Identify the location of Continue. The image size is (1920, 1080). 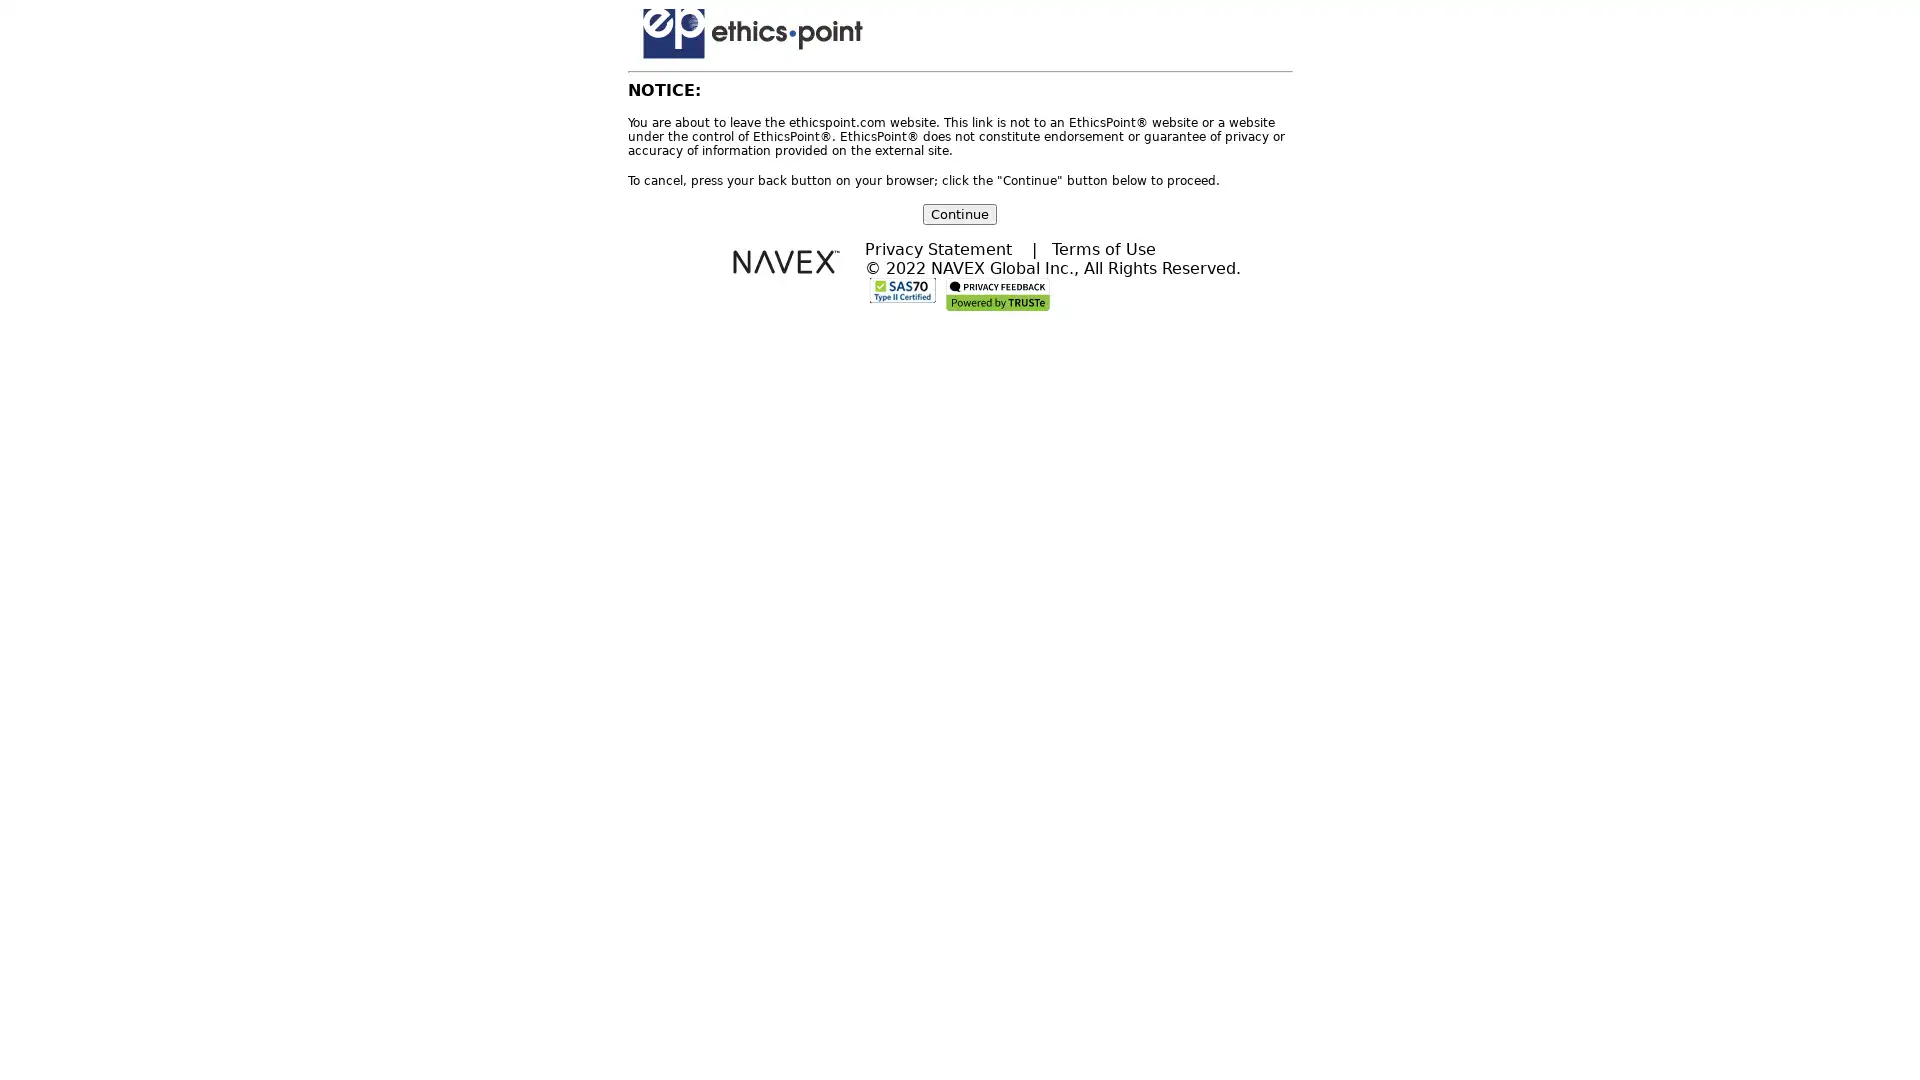
(960, 214).